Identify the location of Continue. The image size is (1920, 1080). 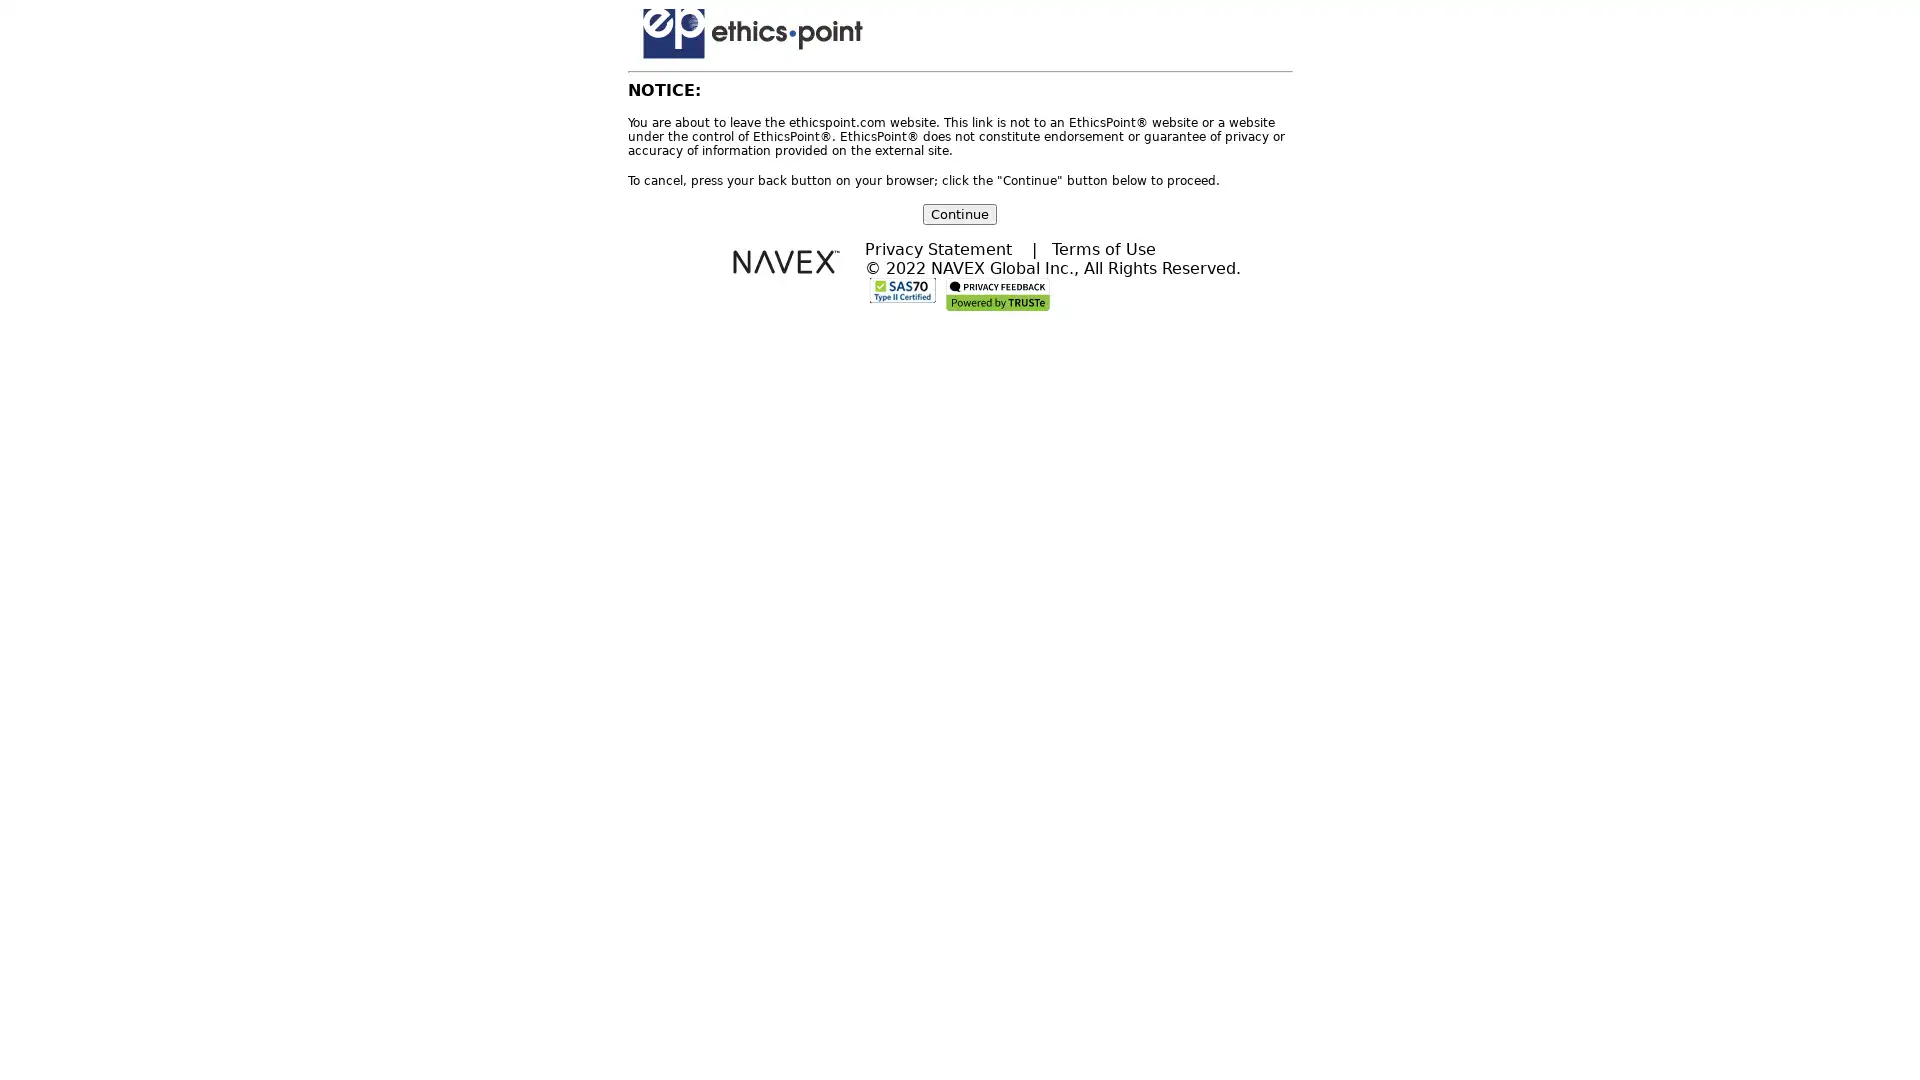
(960, 214).